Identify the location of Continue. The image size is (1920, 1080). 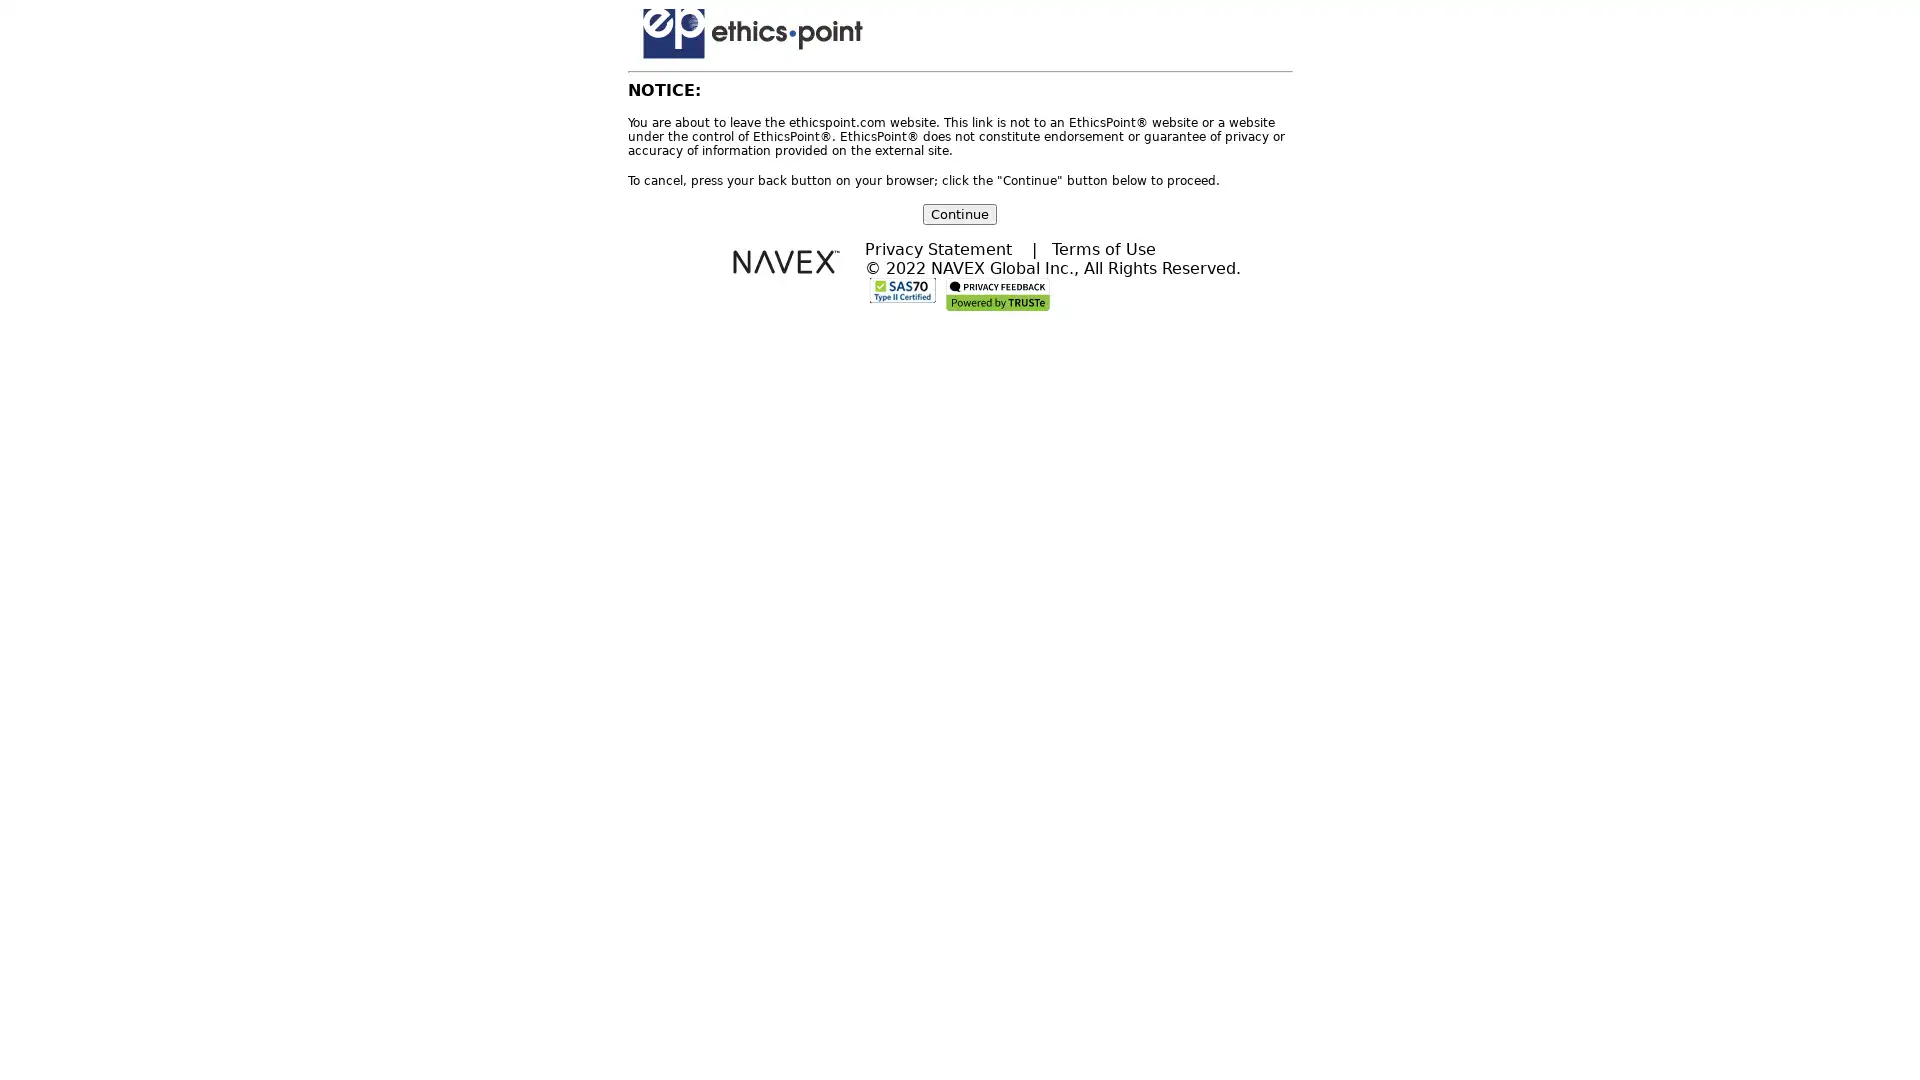
(960, 214).